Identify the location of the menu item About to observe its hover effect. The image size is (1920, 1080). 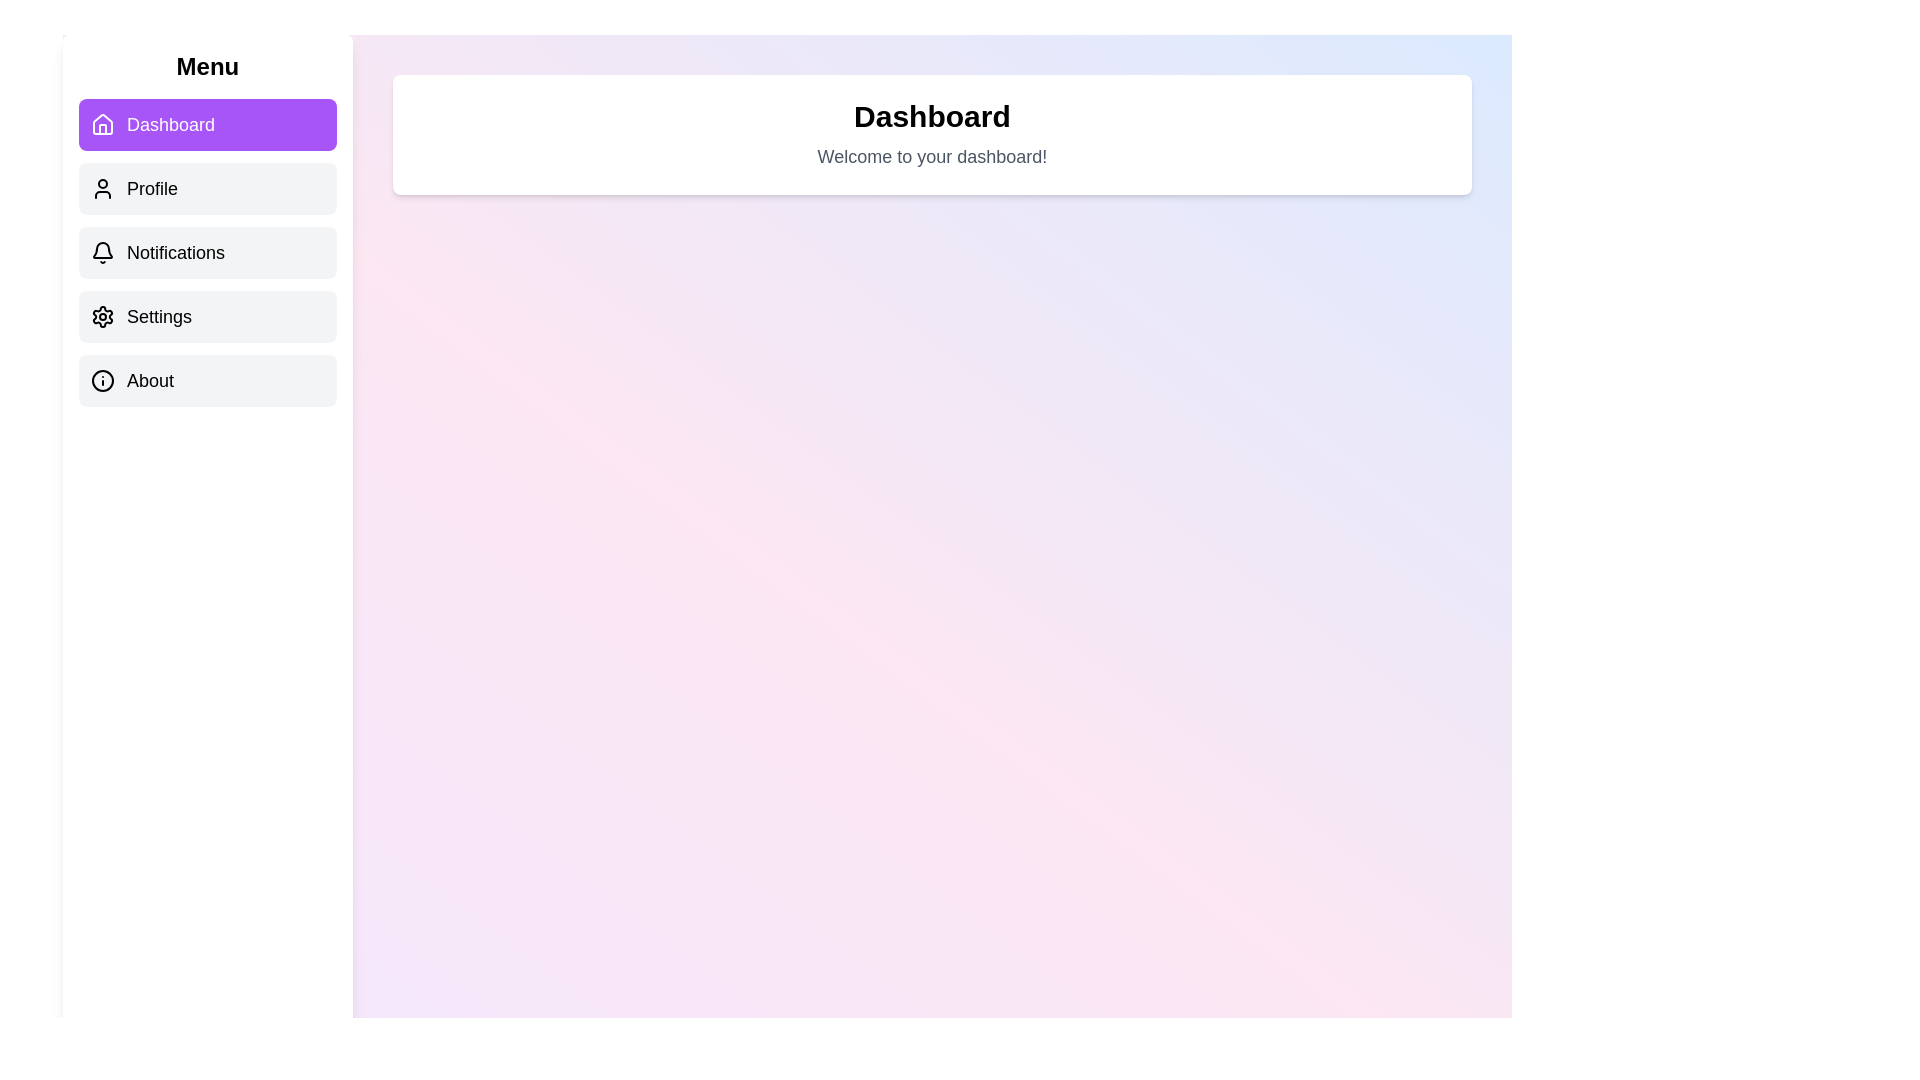
(207, 381).